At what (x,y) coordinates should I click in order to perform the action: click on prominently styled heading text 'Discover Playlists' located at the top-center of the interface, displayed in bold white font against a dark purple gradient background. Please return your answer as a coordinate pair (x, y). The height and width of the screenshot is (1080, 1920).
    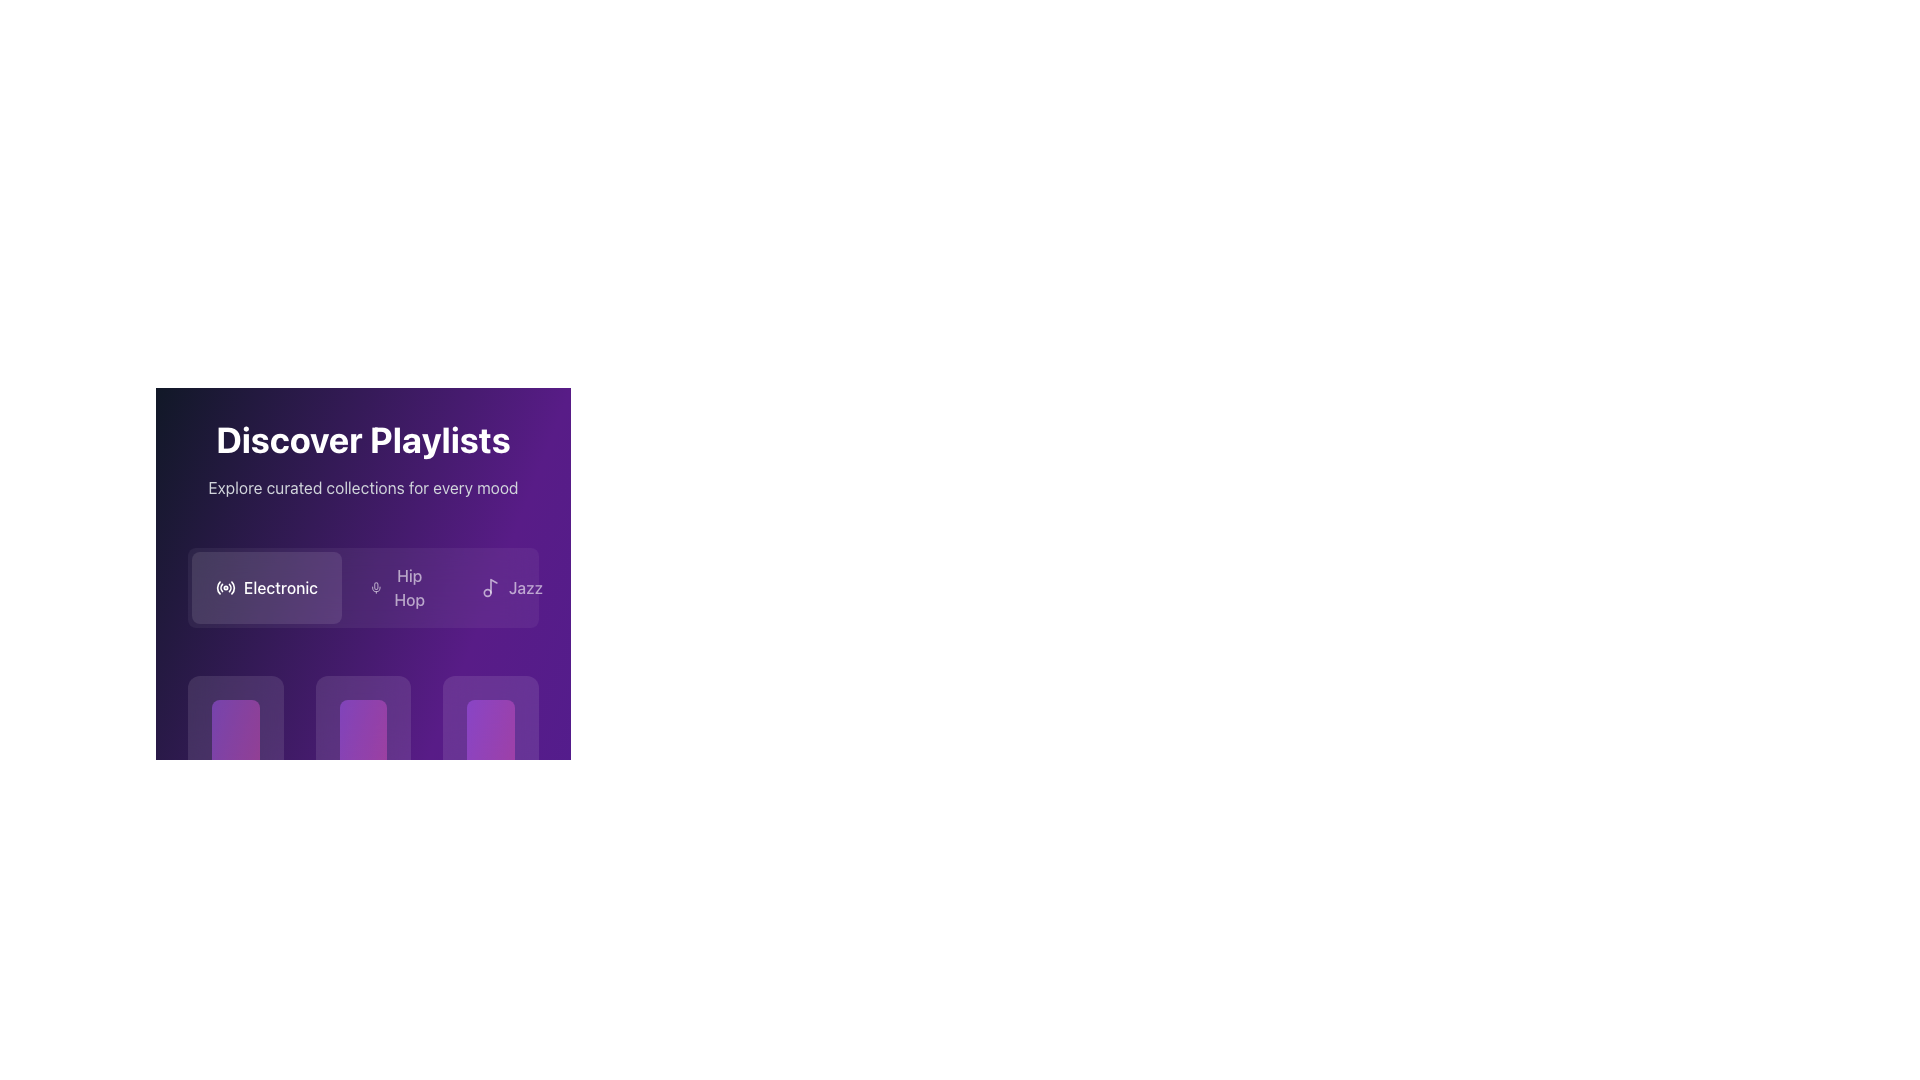
    Looking at the image, I should click on (363, 438).